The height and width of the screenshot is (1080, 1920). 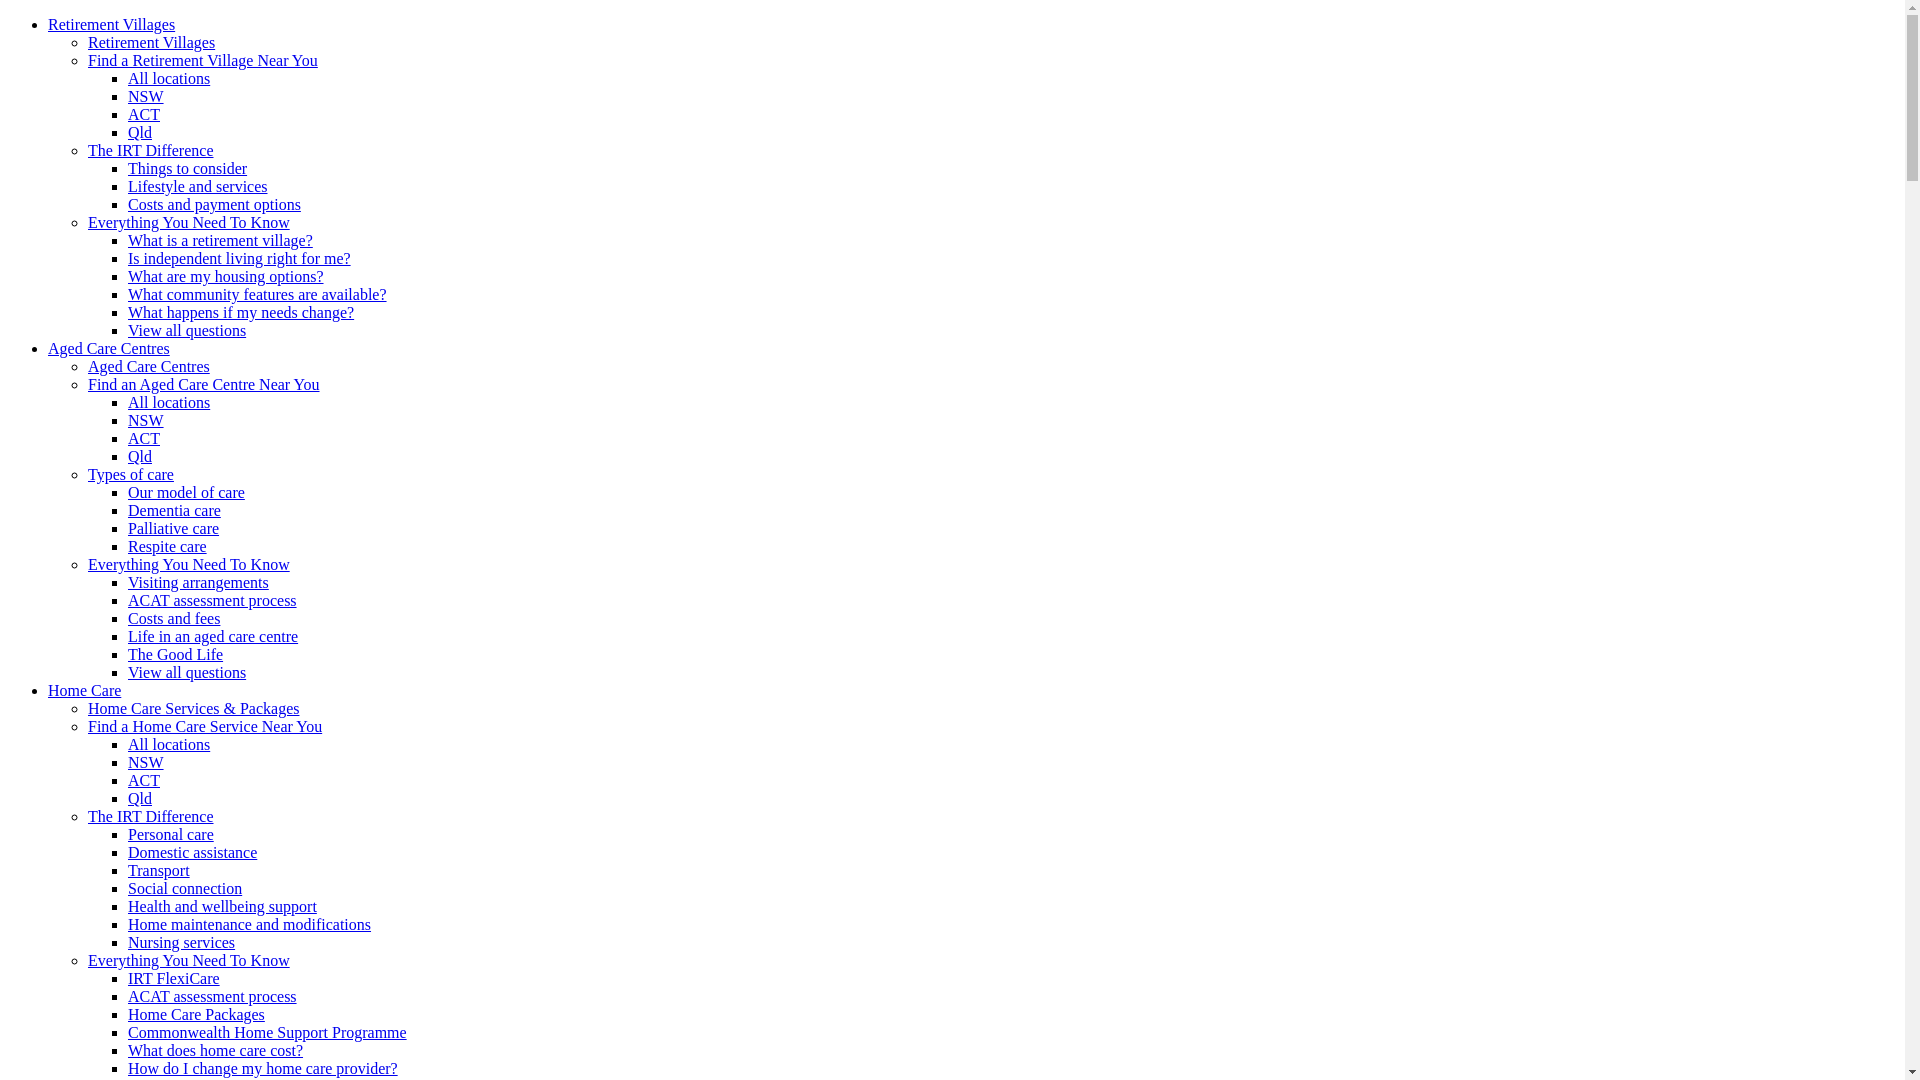 I want to click on 'Health and wellbeing support', so click(x=222, y=906).